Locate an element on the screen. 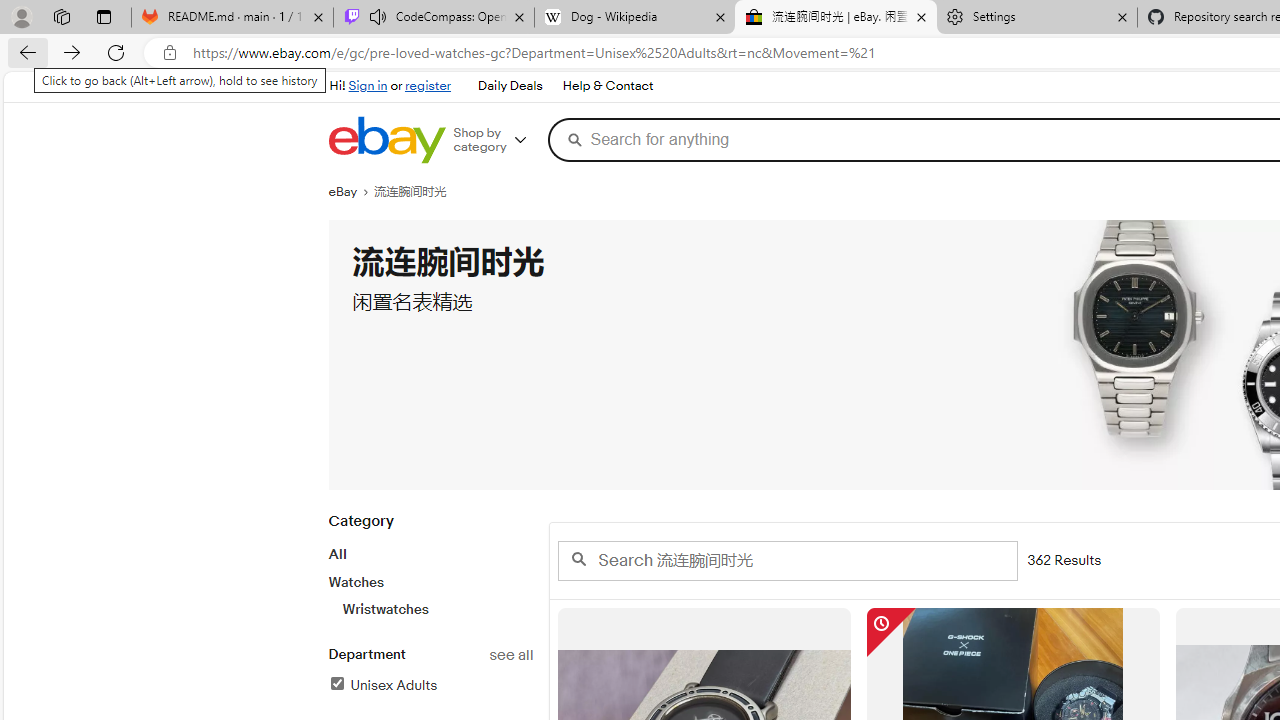  'Daily Deals' is located at coordinates (510, 86).